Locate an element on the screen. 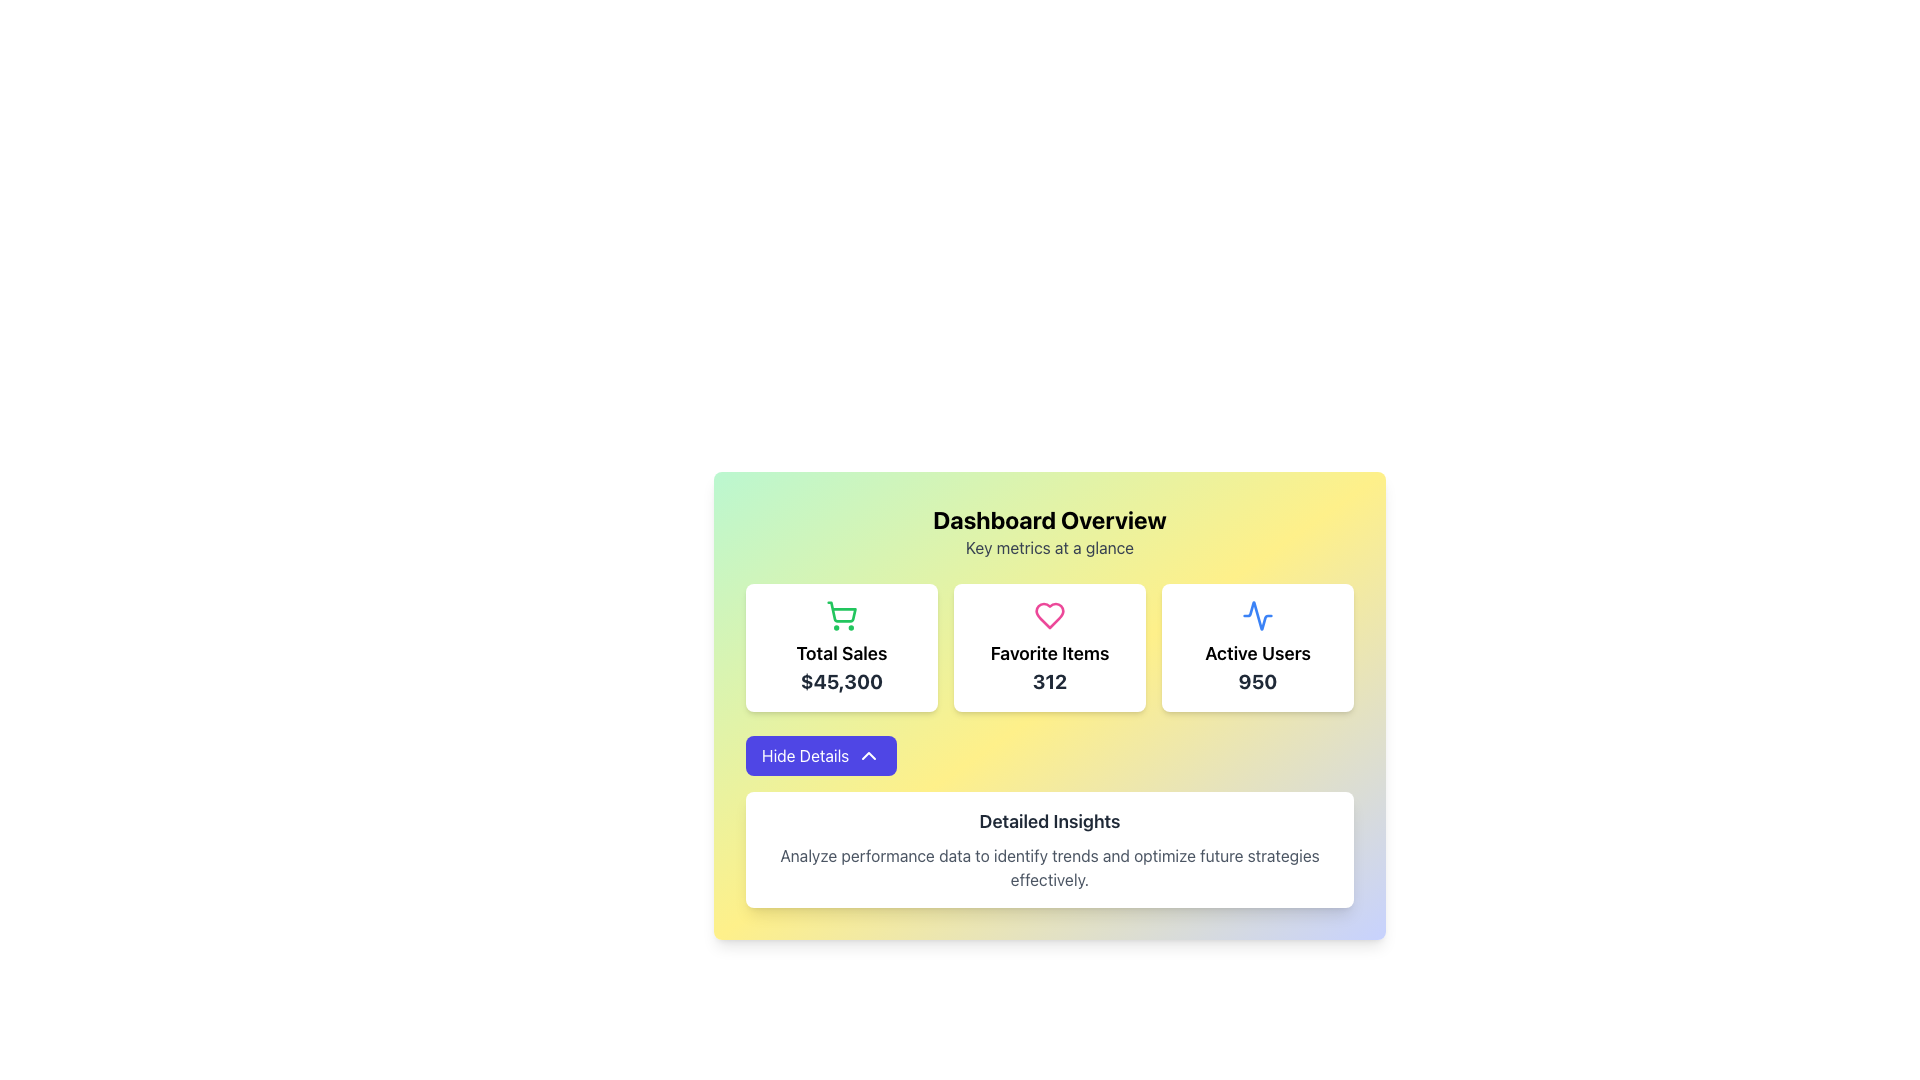 Image resolution: width=1920 pixels, height=1080 pixels. text label that says 'Key metrics at a glance', which is styled in gray and located below the 'Dashboard Overview' header in the dashboard interface is located at coordinates (1049, 547).